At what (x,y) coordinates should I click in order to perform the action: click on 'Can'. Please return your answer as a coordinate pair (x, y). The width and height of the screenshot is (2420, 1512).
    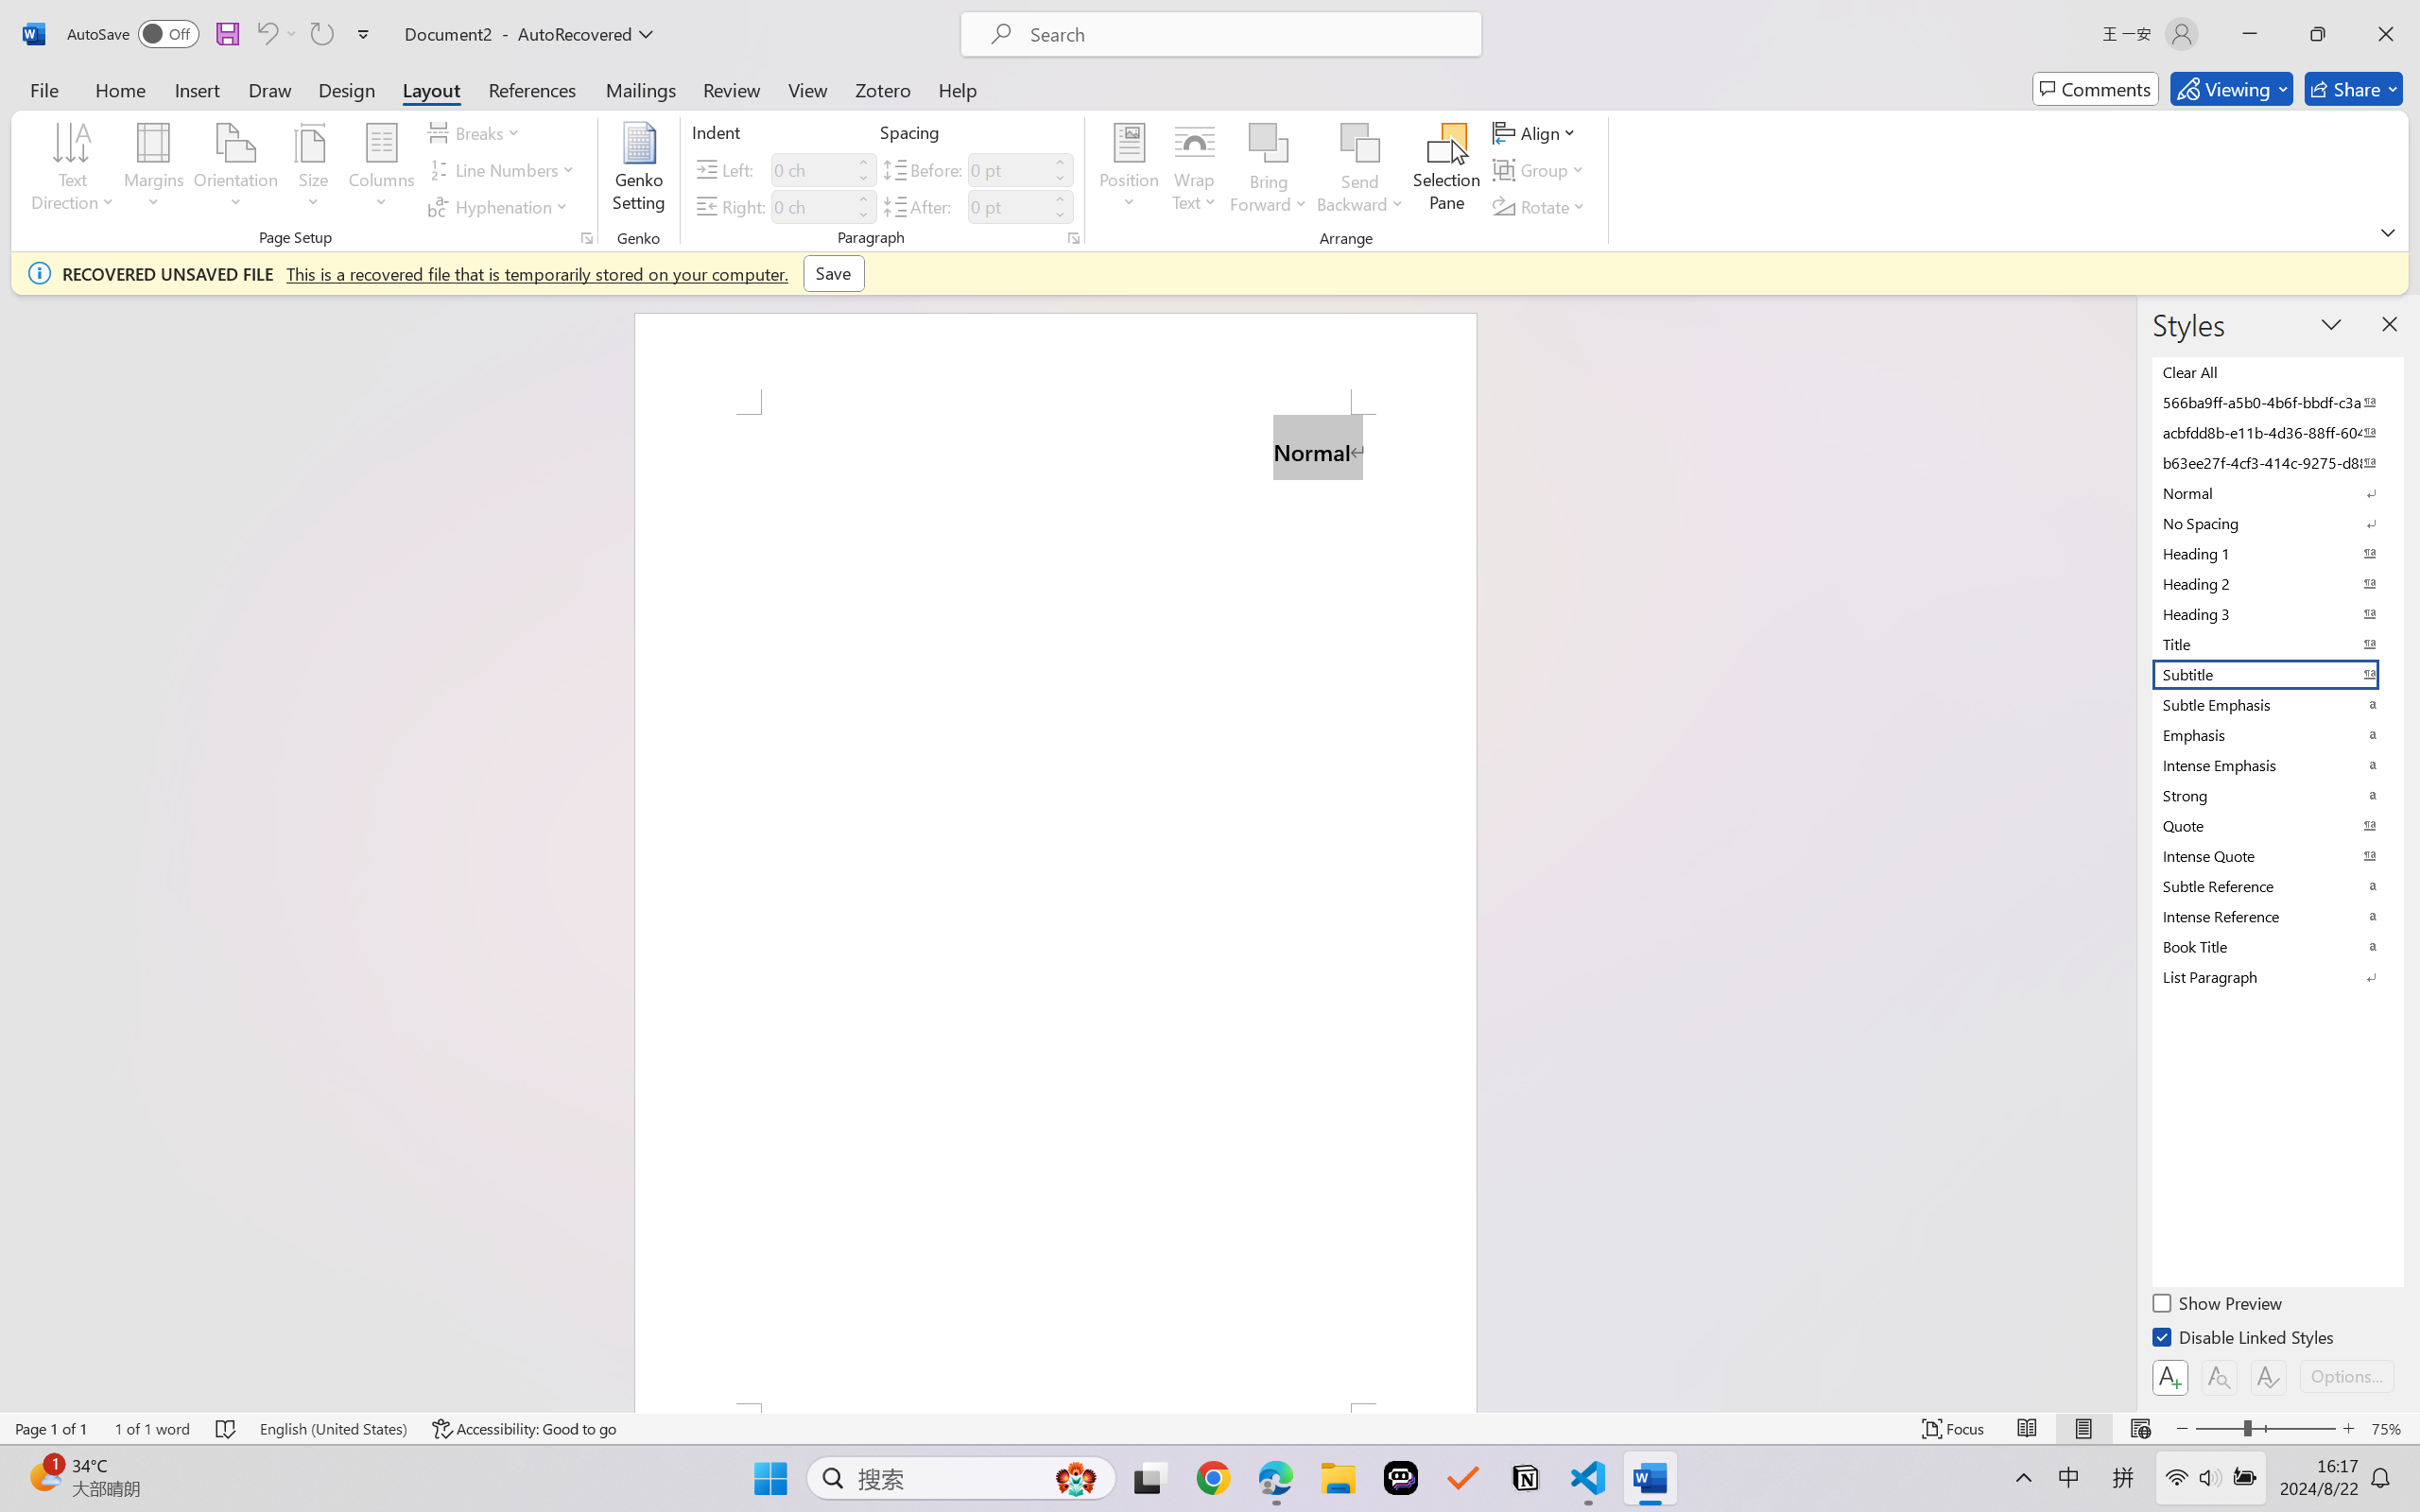
    Looking at the image, I should click on (265, 33).